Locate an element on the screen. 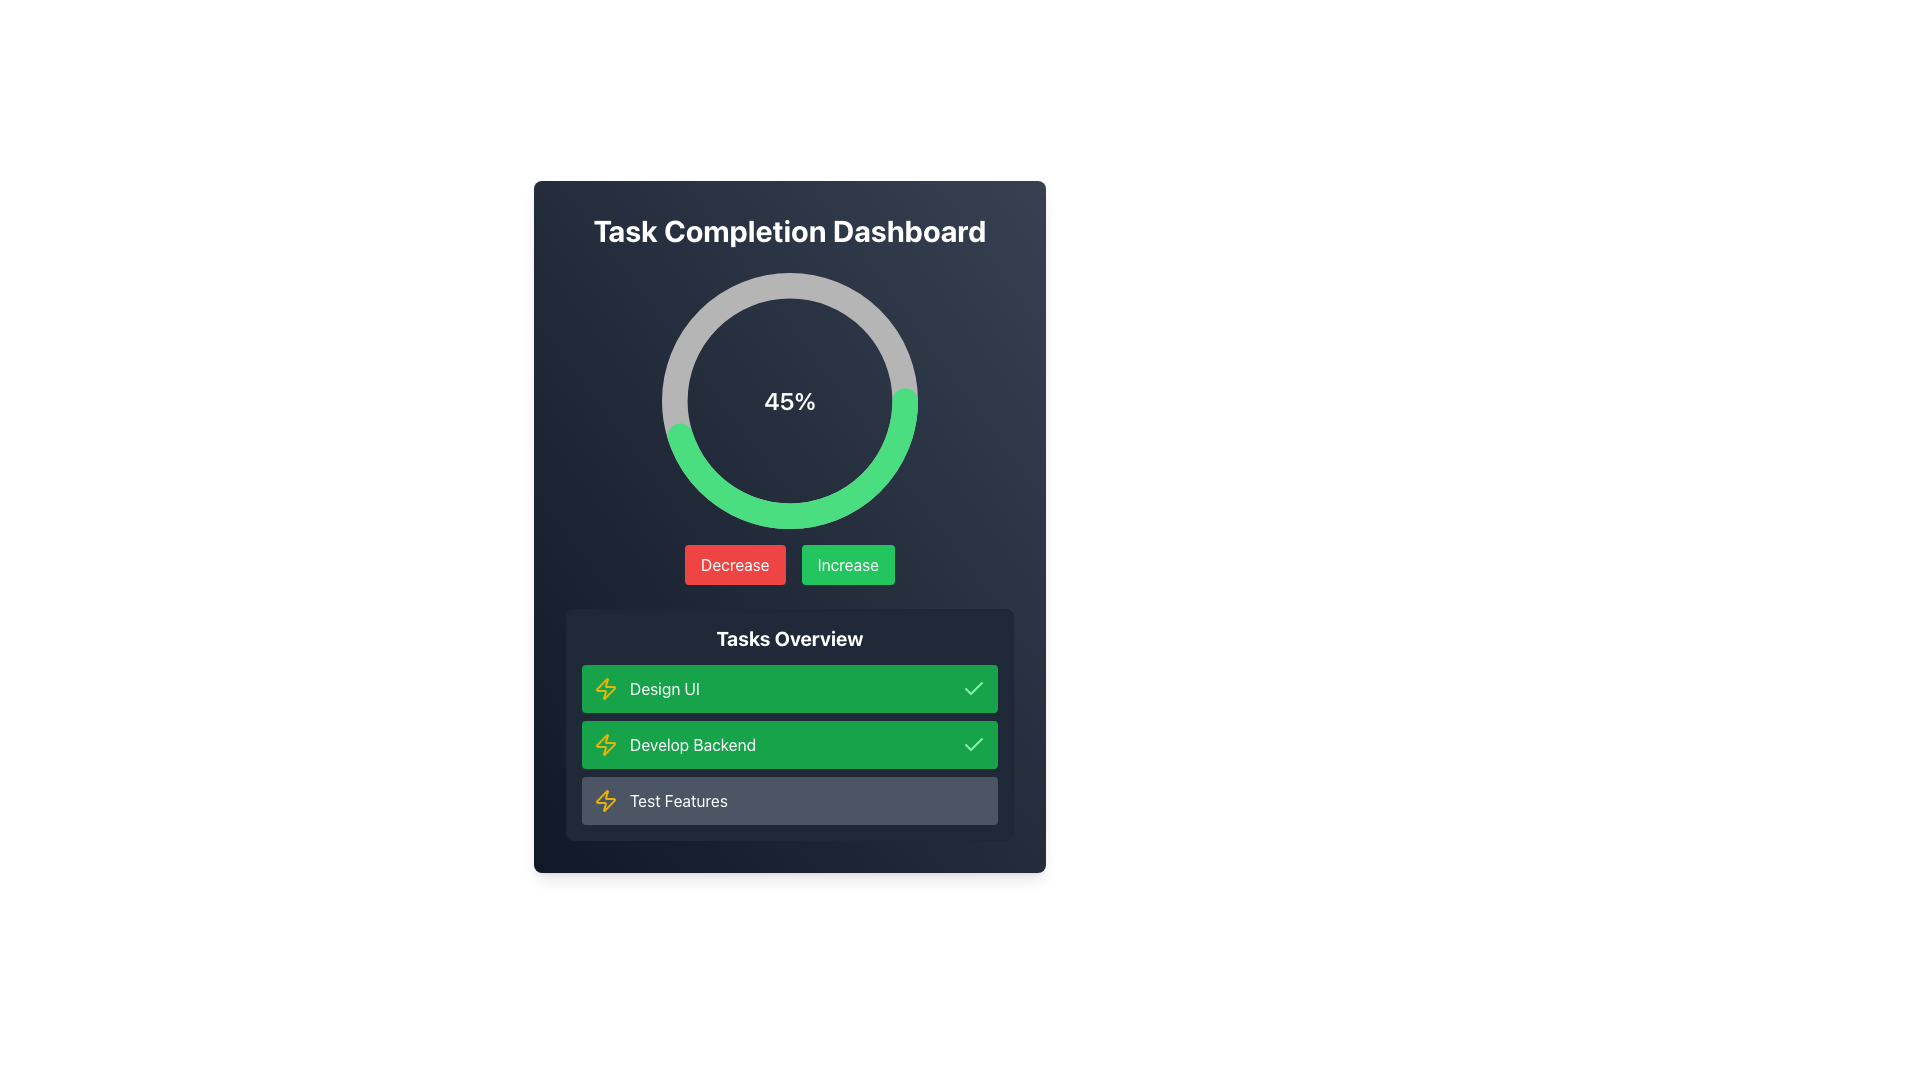  the text displaying '45%' which is centered inside a circular progress bar with a gray outer ring and a green progress portion is located at coordinates (789, 401).